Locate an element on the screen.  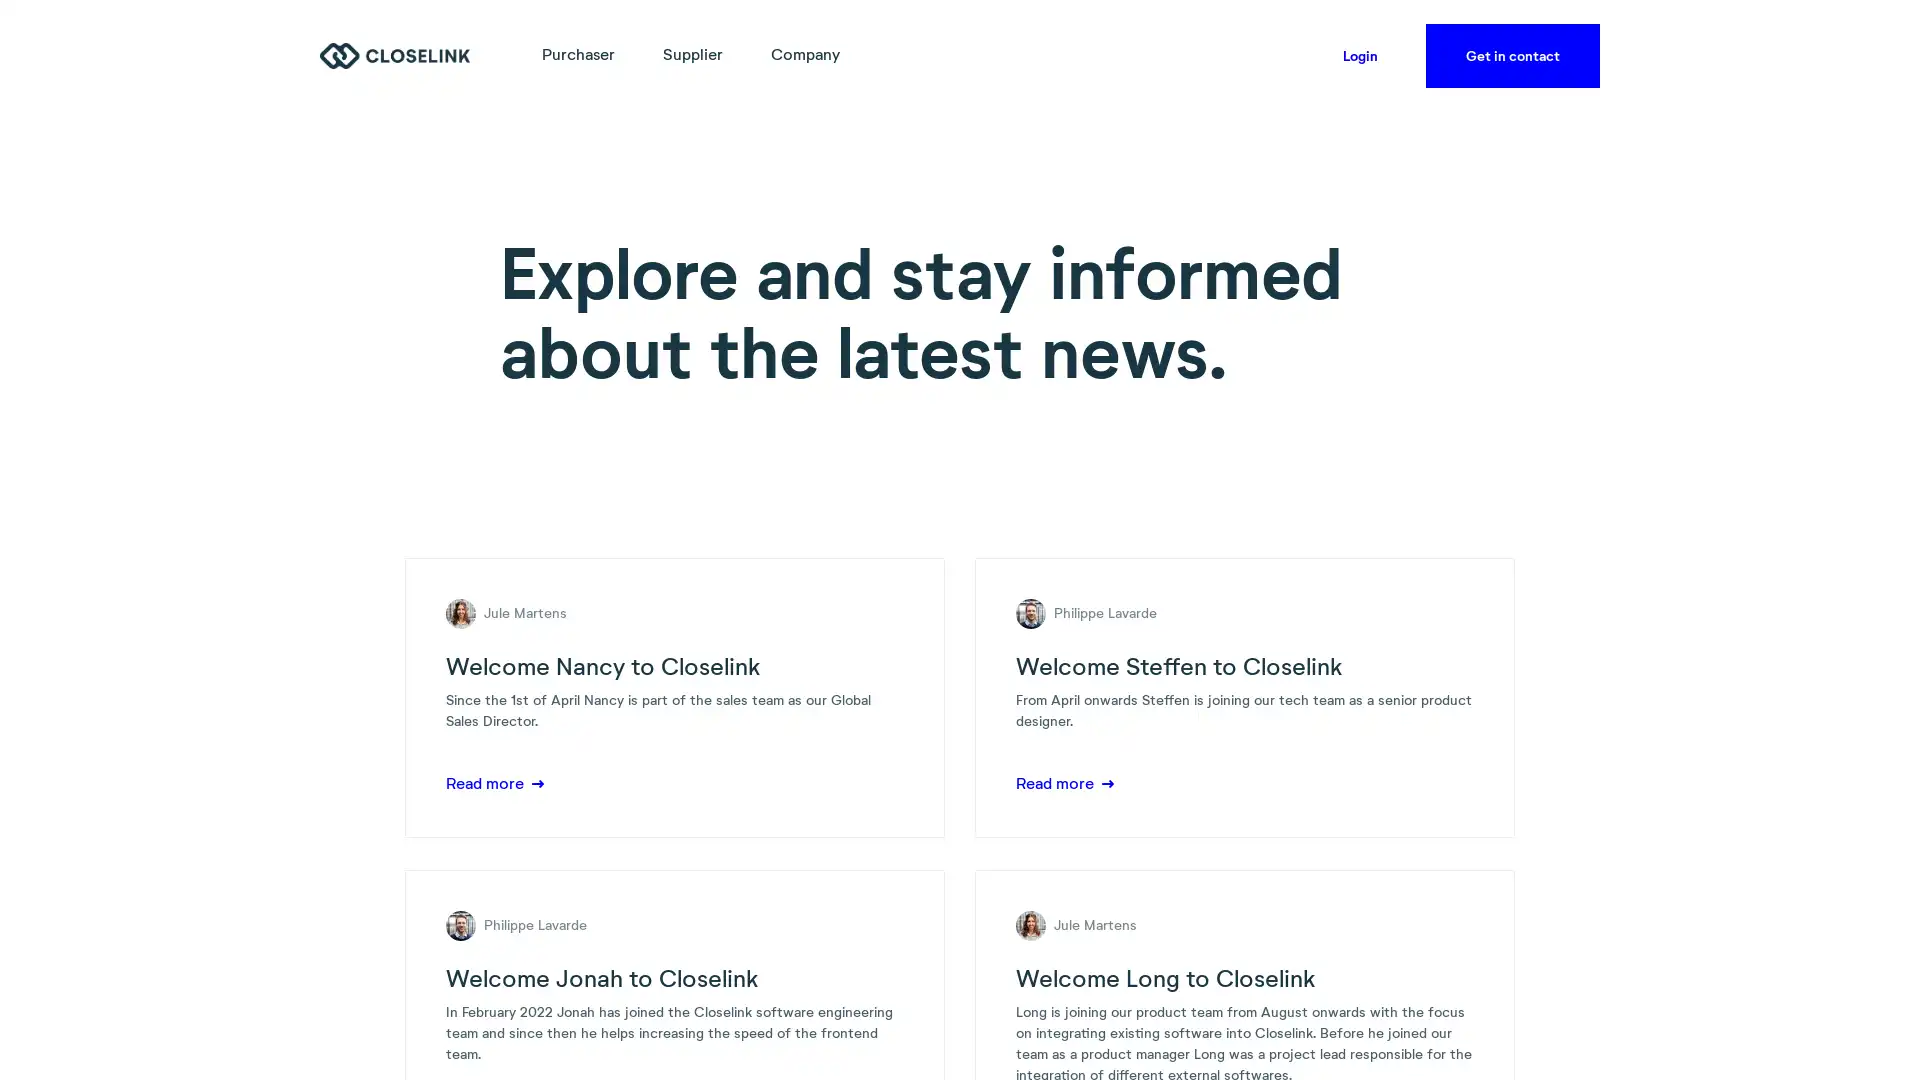
Company is located at coordinates (805, 55).